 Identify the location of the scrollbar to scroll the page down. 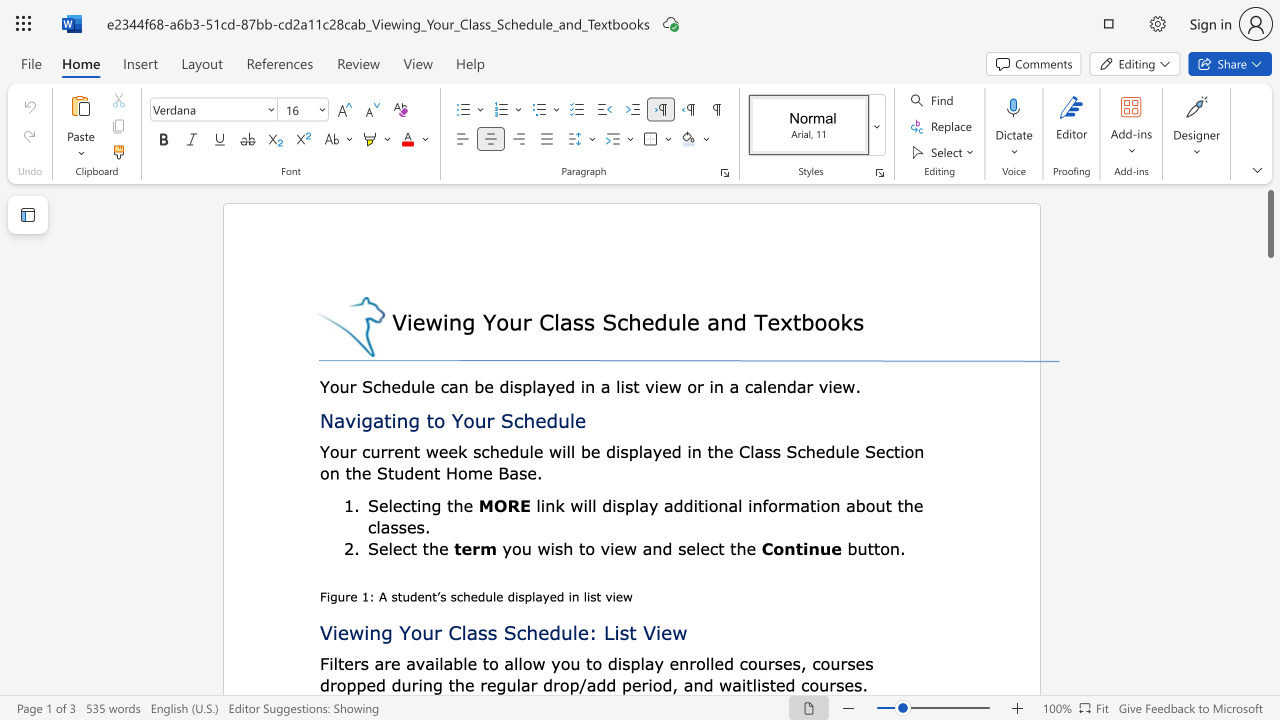
(1269, 270).